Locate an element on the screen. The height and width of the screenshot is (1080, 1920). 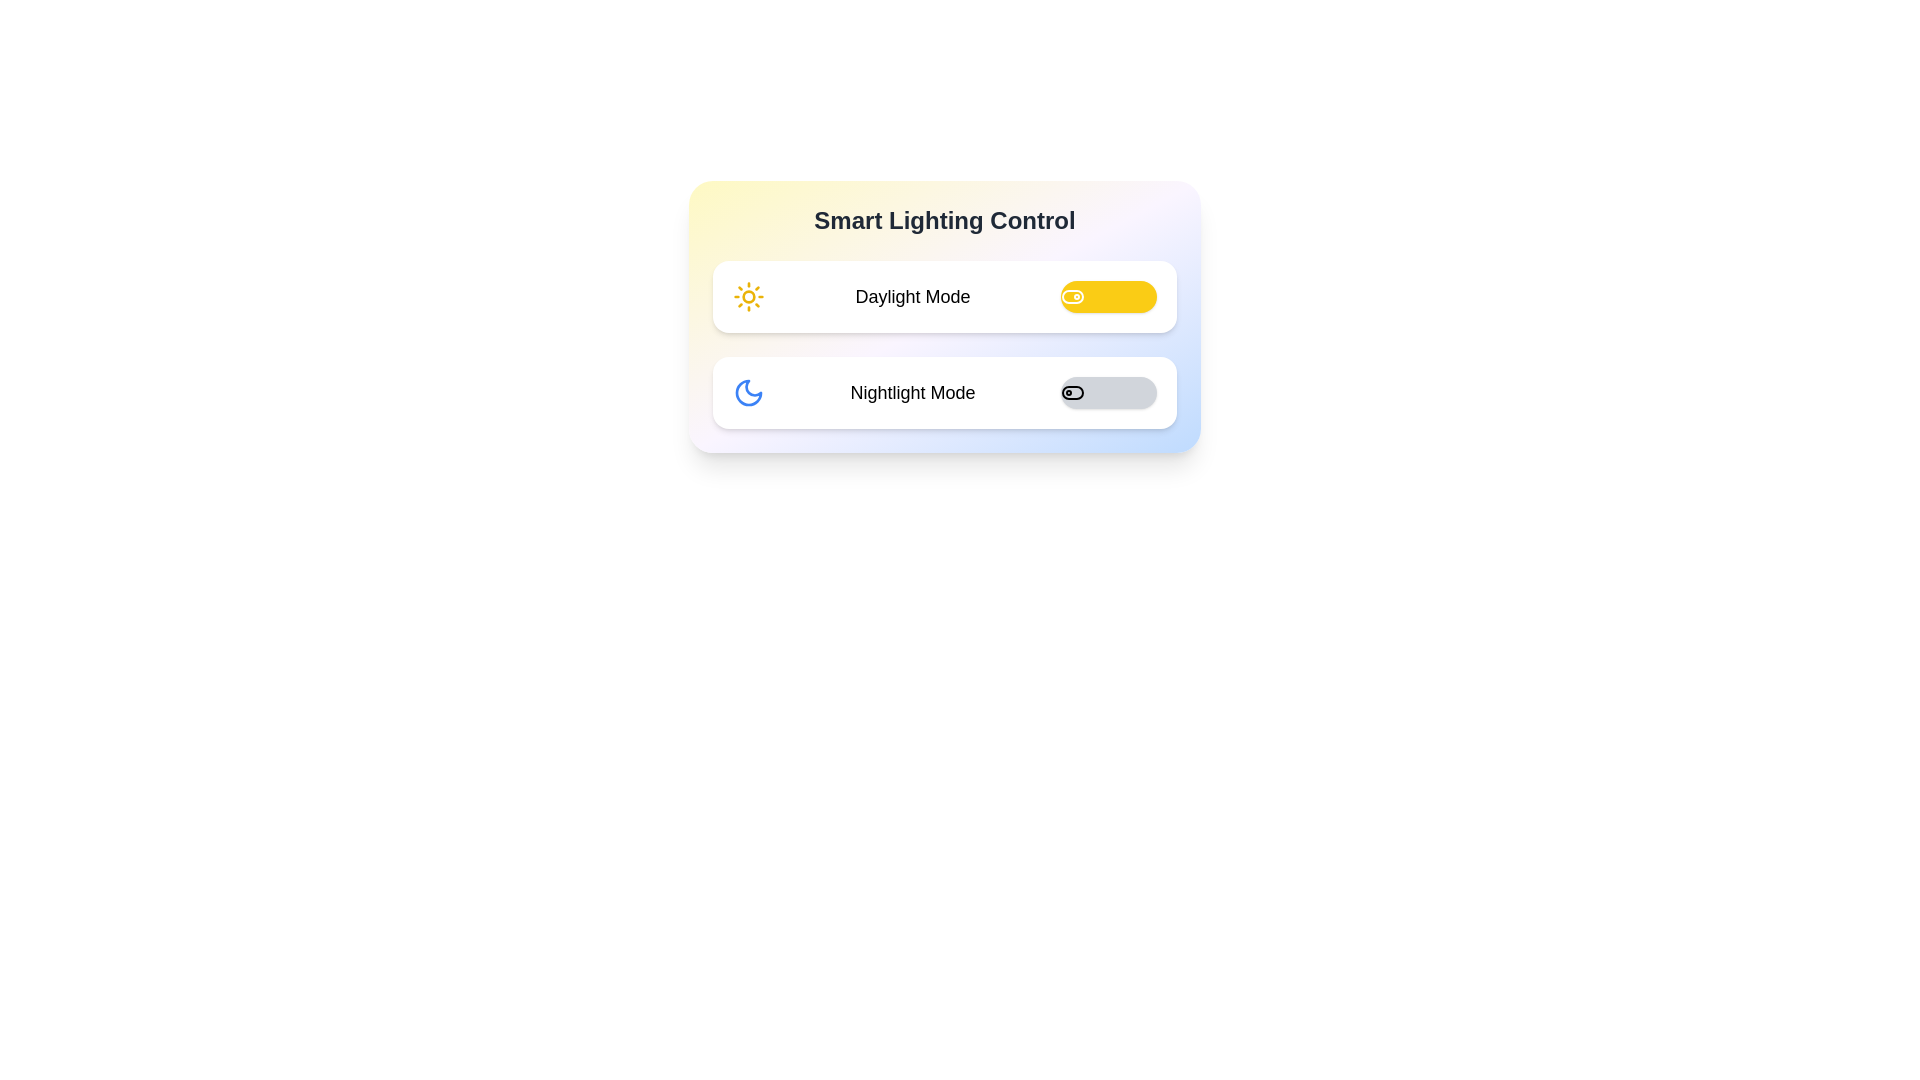
the 'Daylight Mode' SVG Icon located in the Smart Lighting Control card, positioned to the left of the text 'Daylight Mode' is located at coordinates (747, 297).